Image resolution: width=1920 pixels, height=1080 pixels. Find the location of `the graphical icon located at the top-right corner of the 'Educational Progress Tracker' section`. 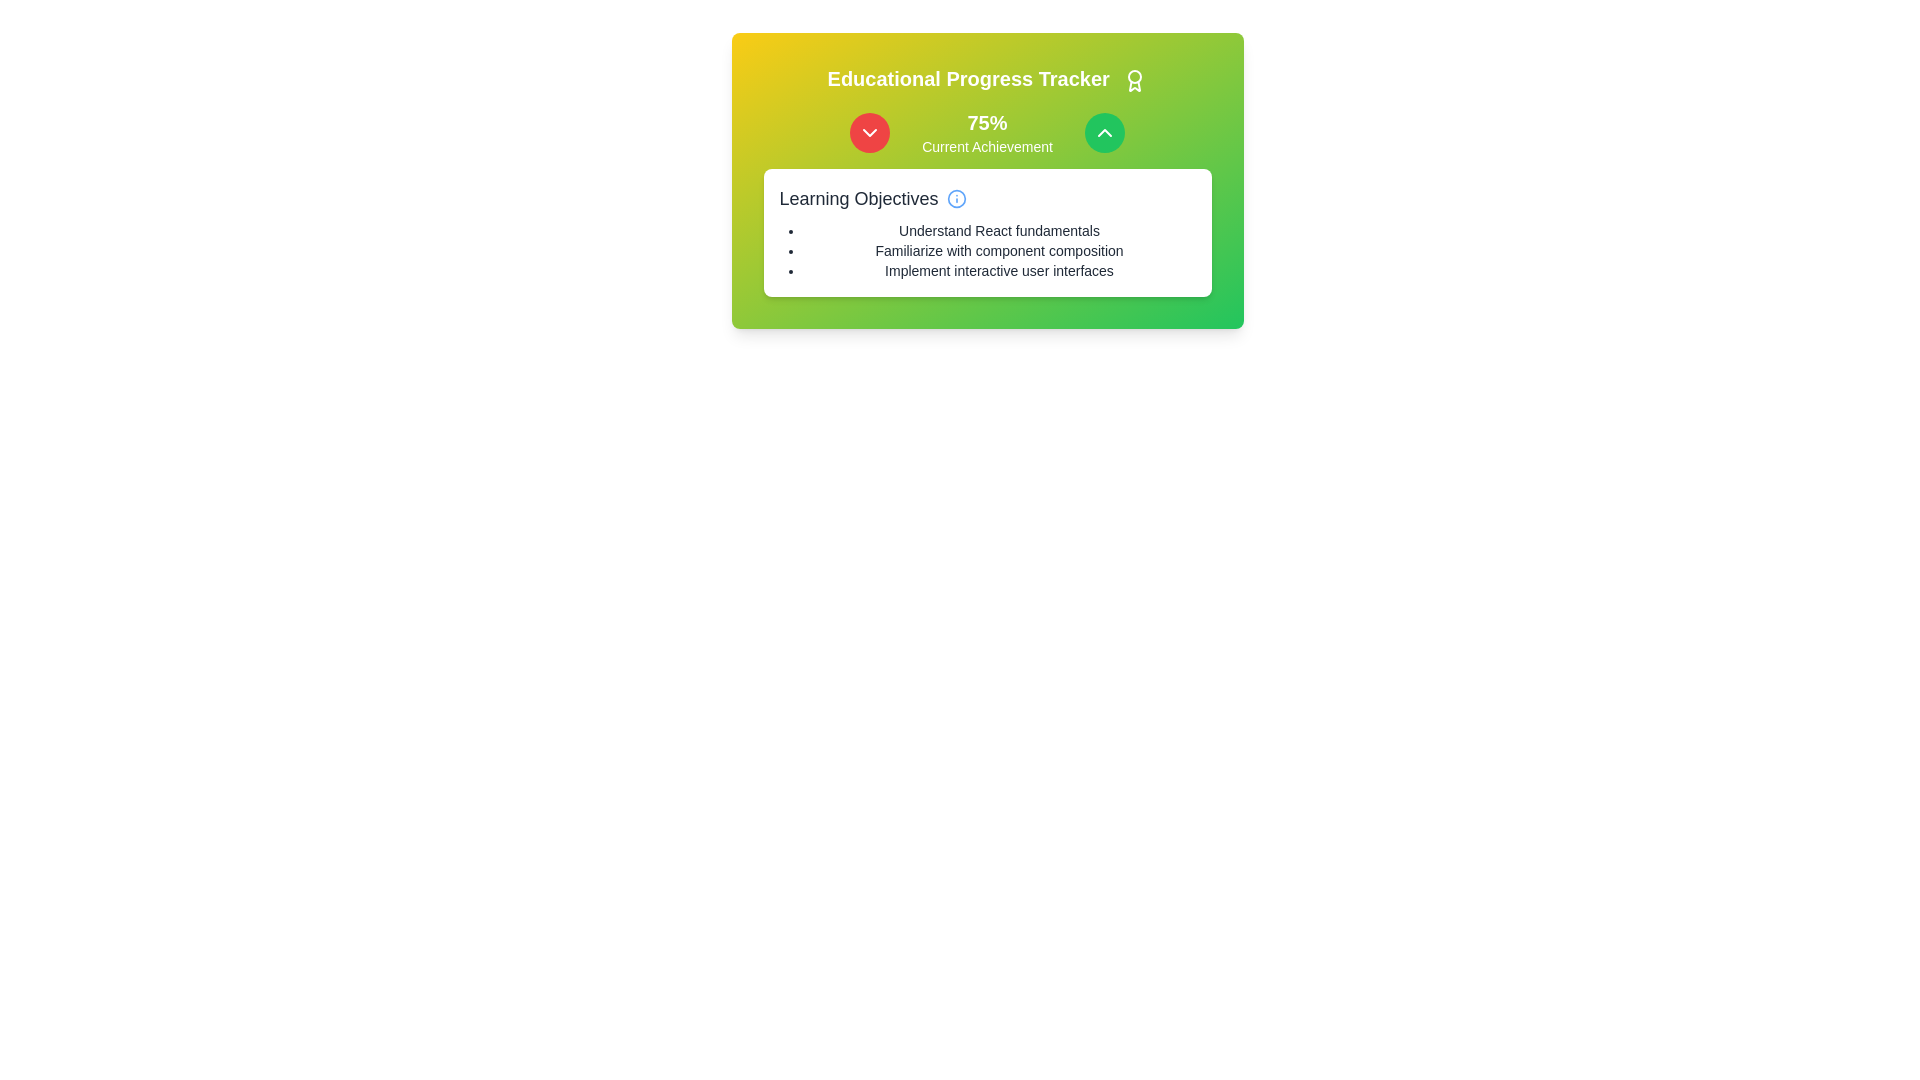

the graphical icon located at the top-right corner of the 'Educational Progress Tracker' section is located at coordinates (1135, 79).